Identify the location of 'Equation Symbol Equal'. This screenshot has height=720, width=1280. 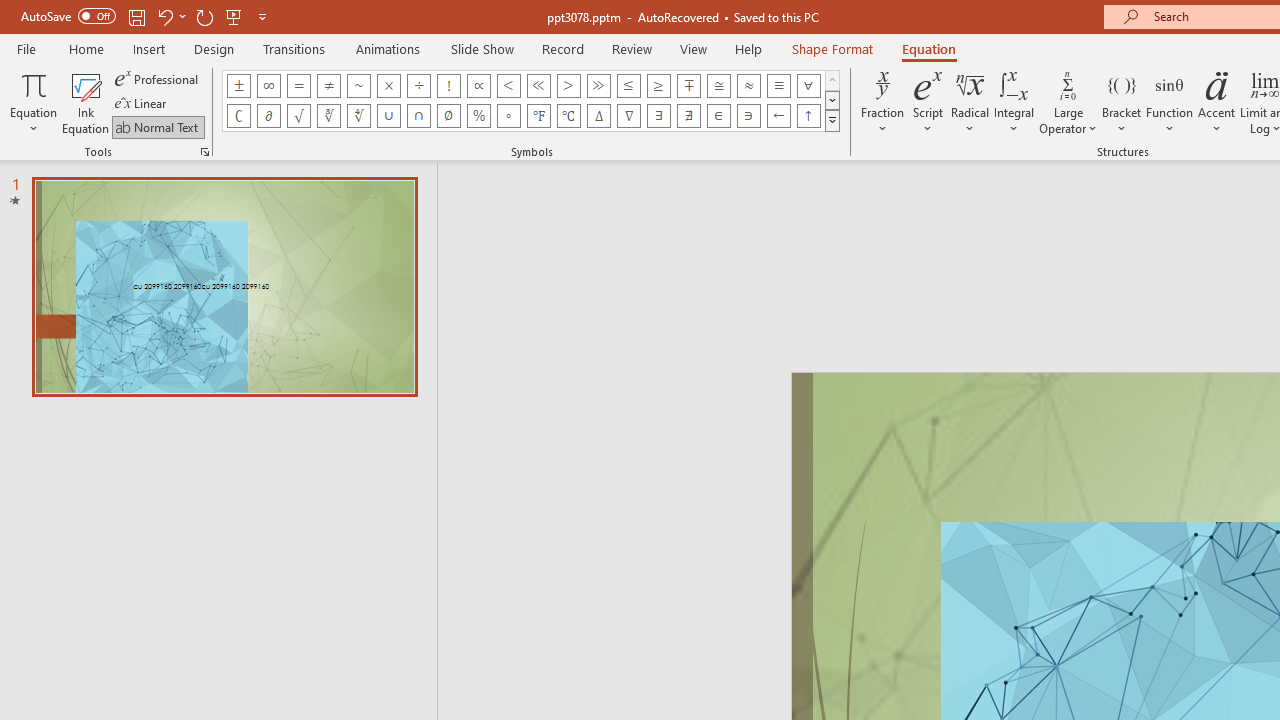
(297, 85).